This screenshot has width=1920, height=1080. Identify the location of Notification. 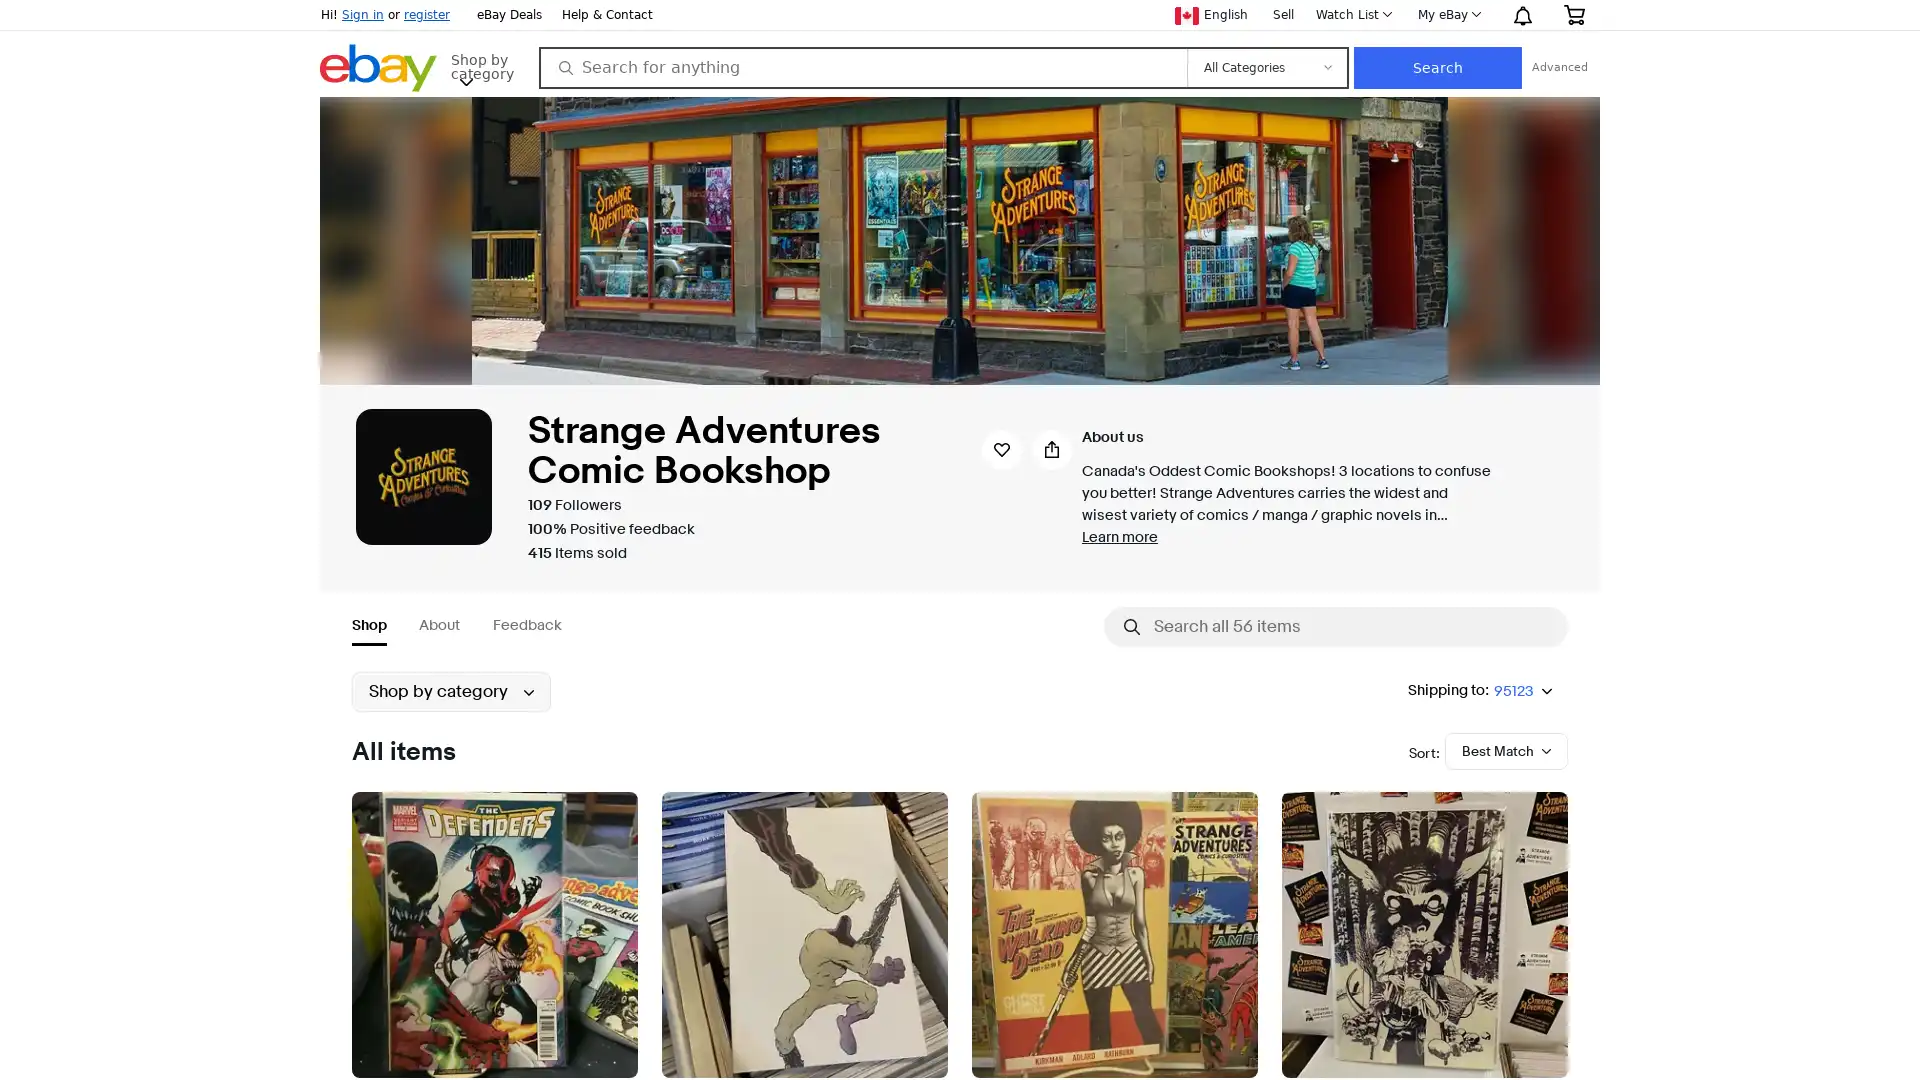
(1520, 15).